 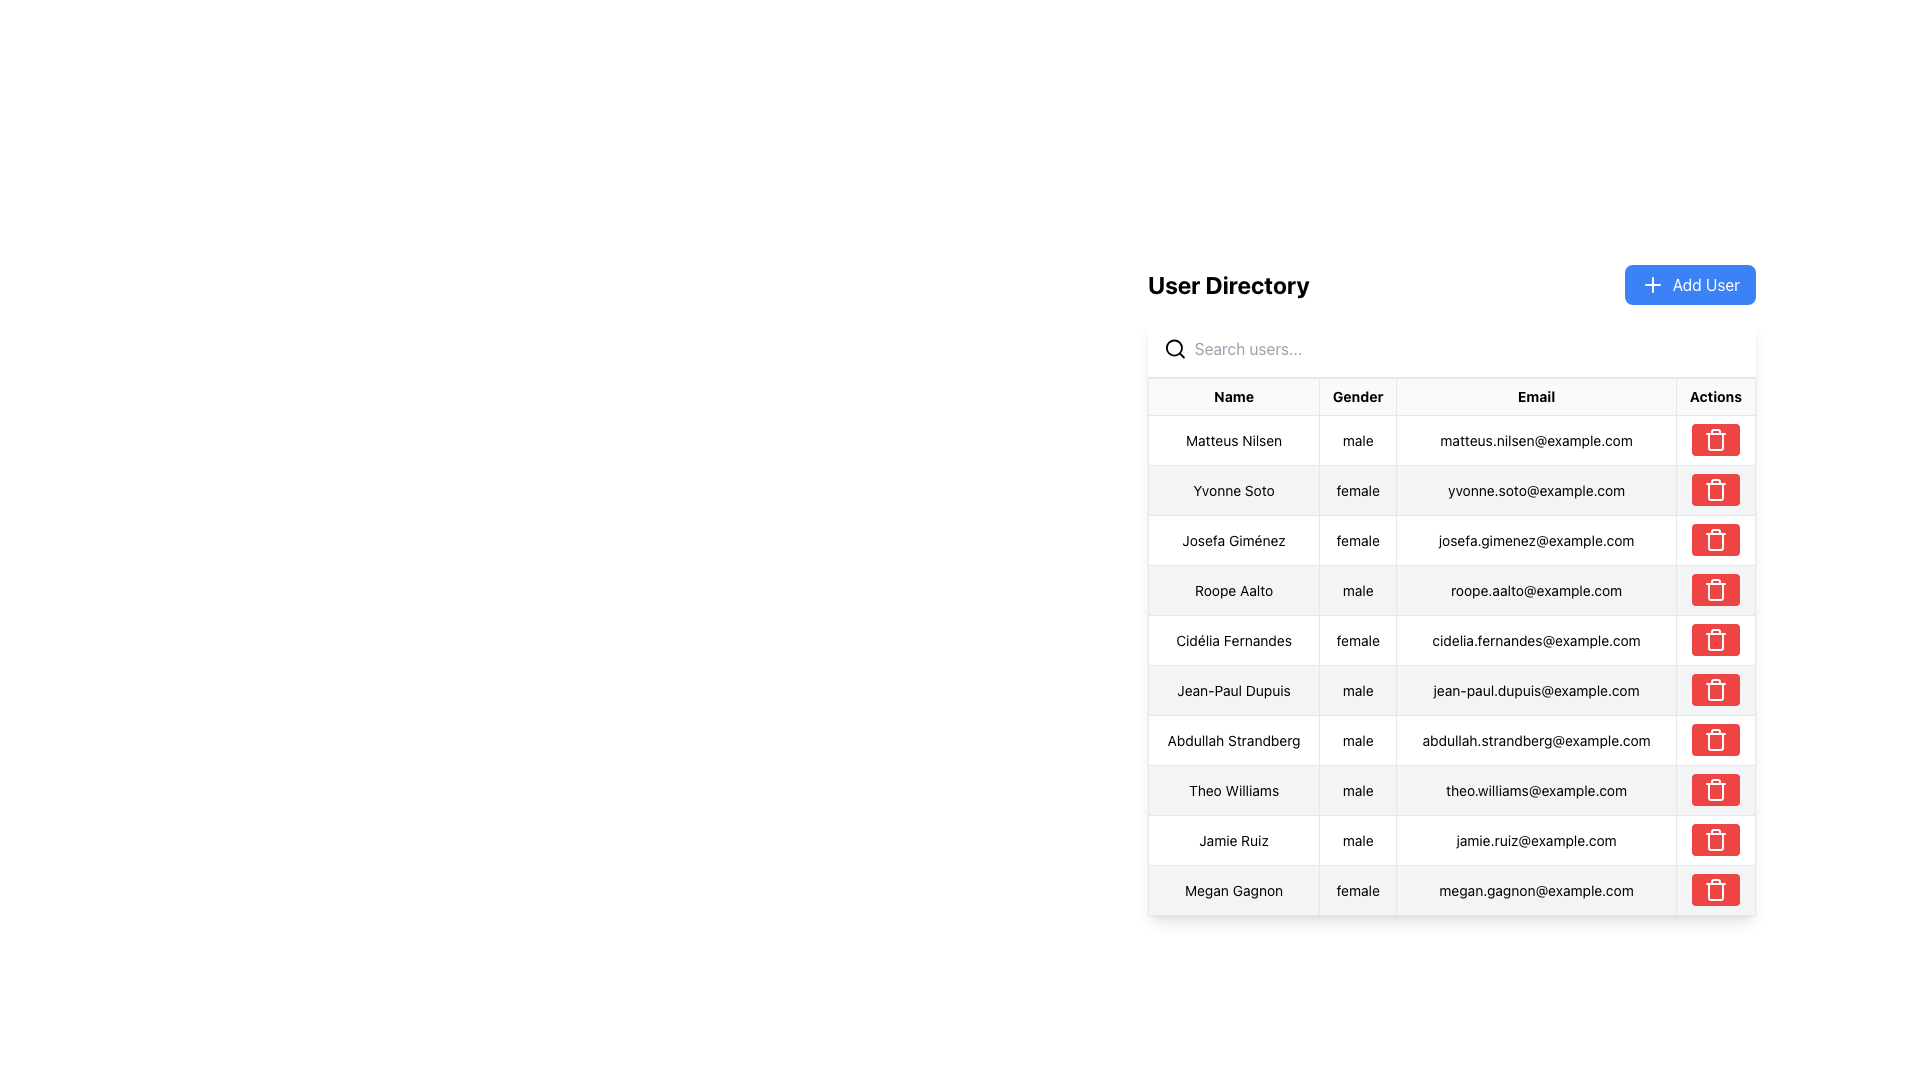 I want to click on the delete button with a trashcan icon in the Actions column for user 'Megan Gagnon', so click(x=1714, y=889).